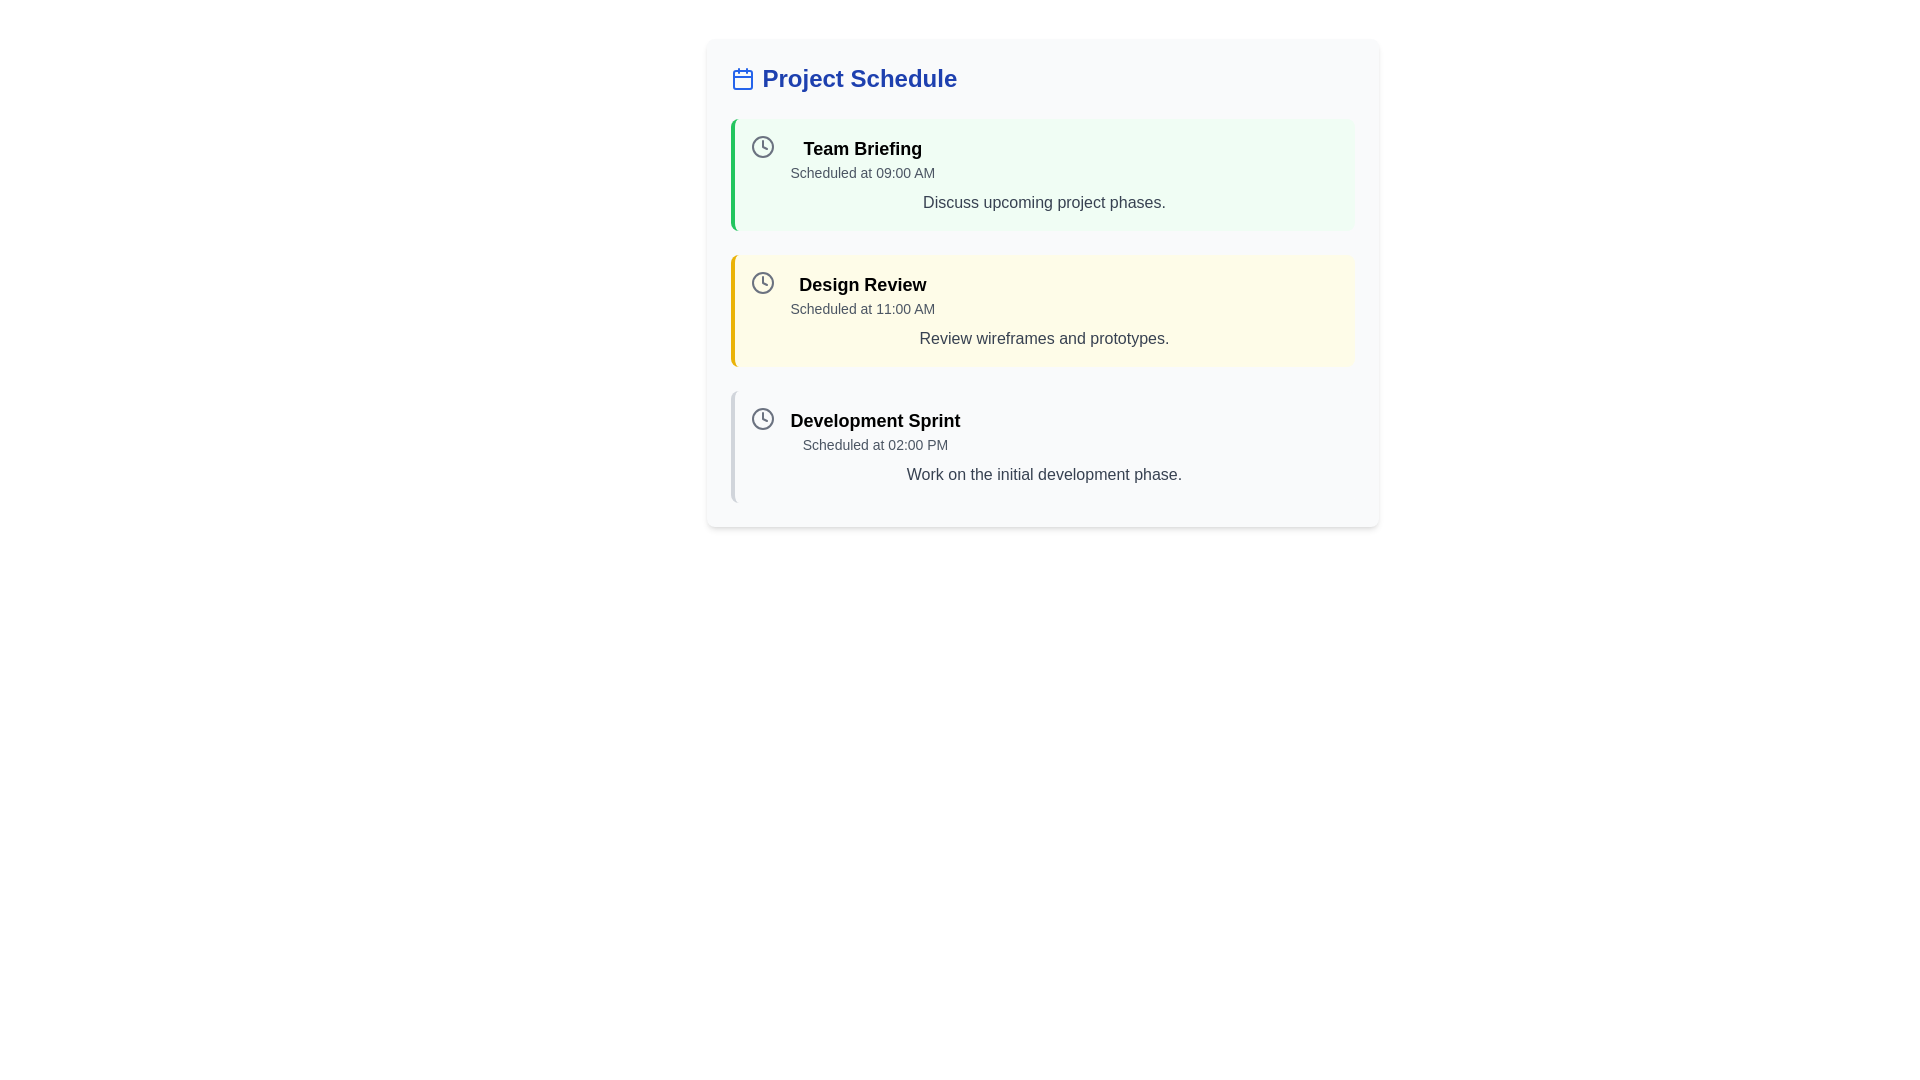  Describe the element at coordinates (1043, 203) in the screenshot. I see `the text label displaying 'Discuss upcoming project phases.' which is styled in gray and positioned below the 'Team Briefing' header and the 'Scheduled at 09:00 AM' subtext` at that location.